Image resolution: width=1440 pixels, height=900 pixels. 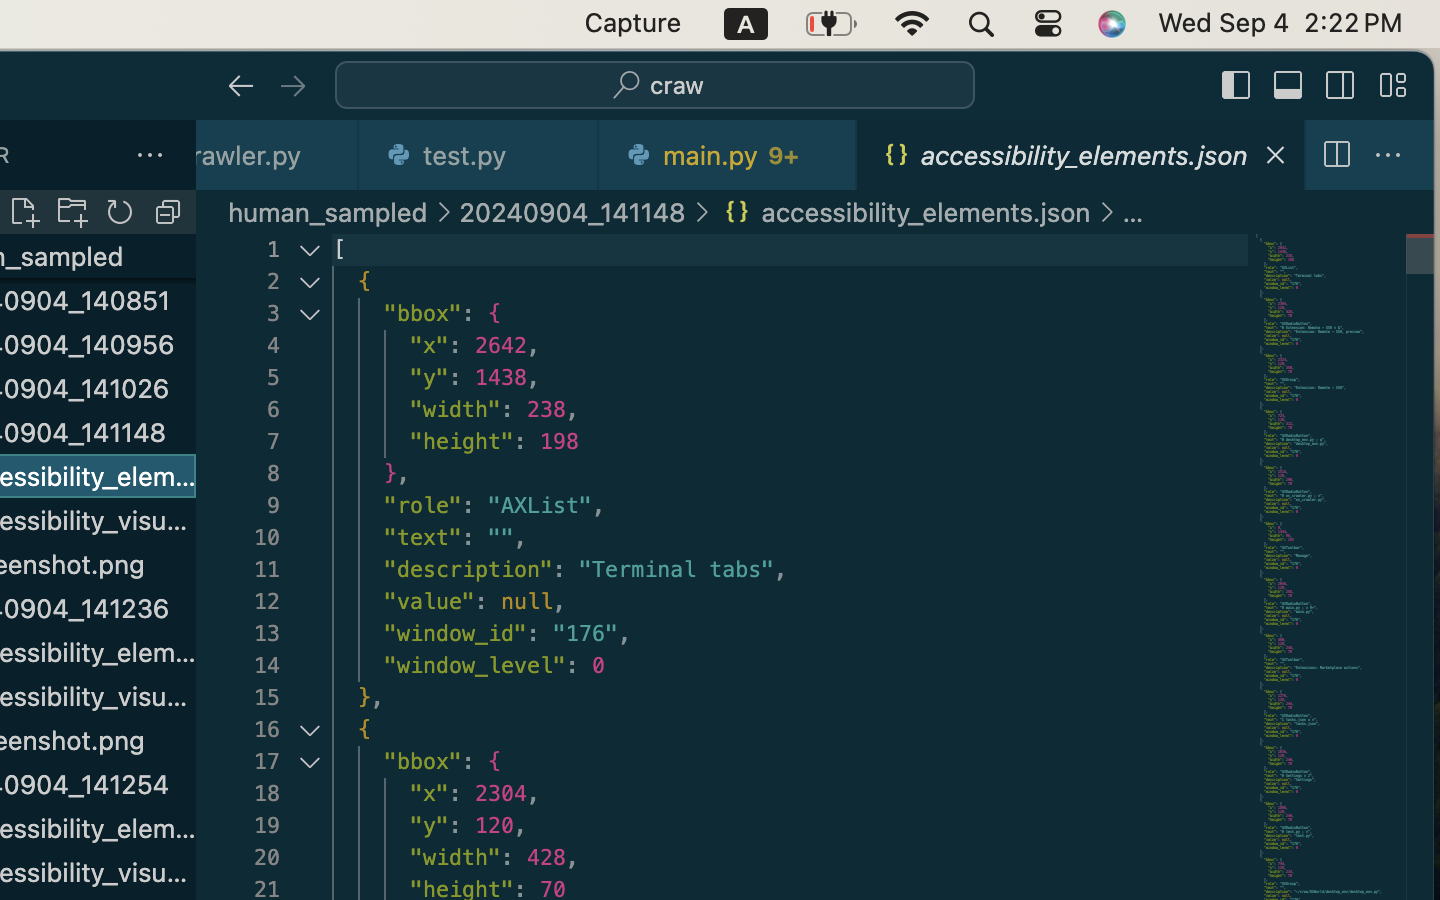 What do you see at coordinates (572, 212) in the screenshot?
I see `'20240904_141148'` at bounding box center [572, 212].